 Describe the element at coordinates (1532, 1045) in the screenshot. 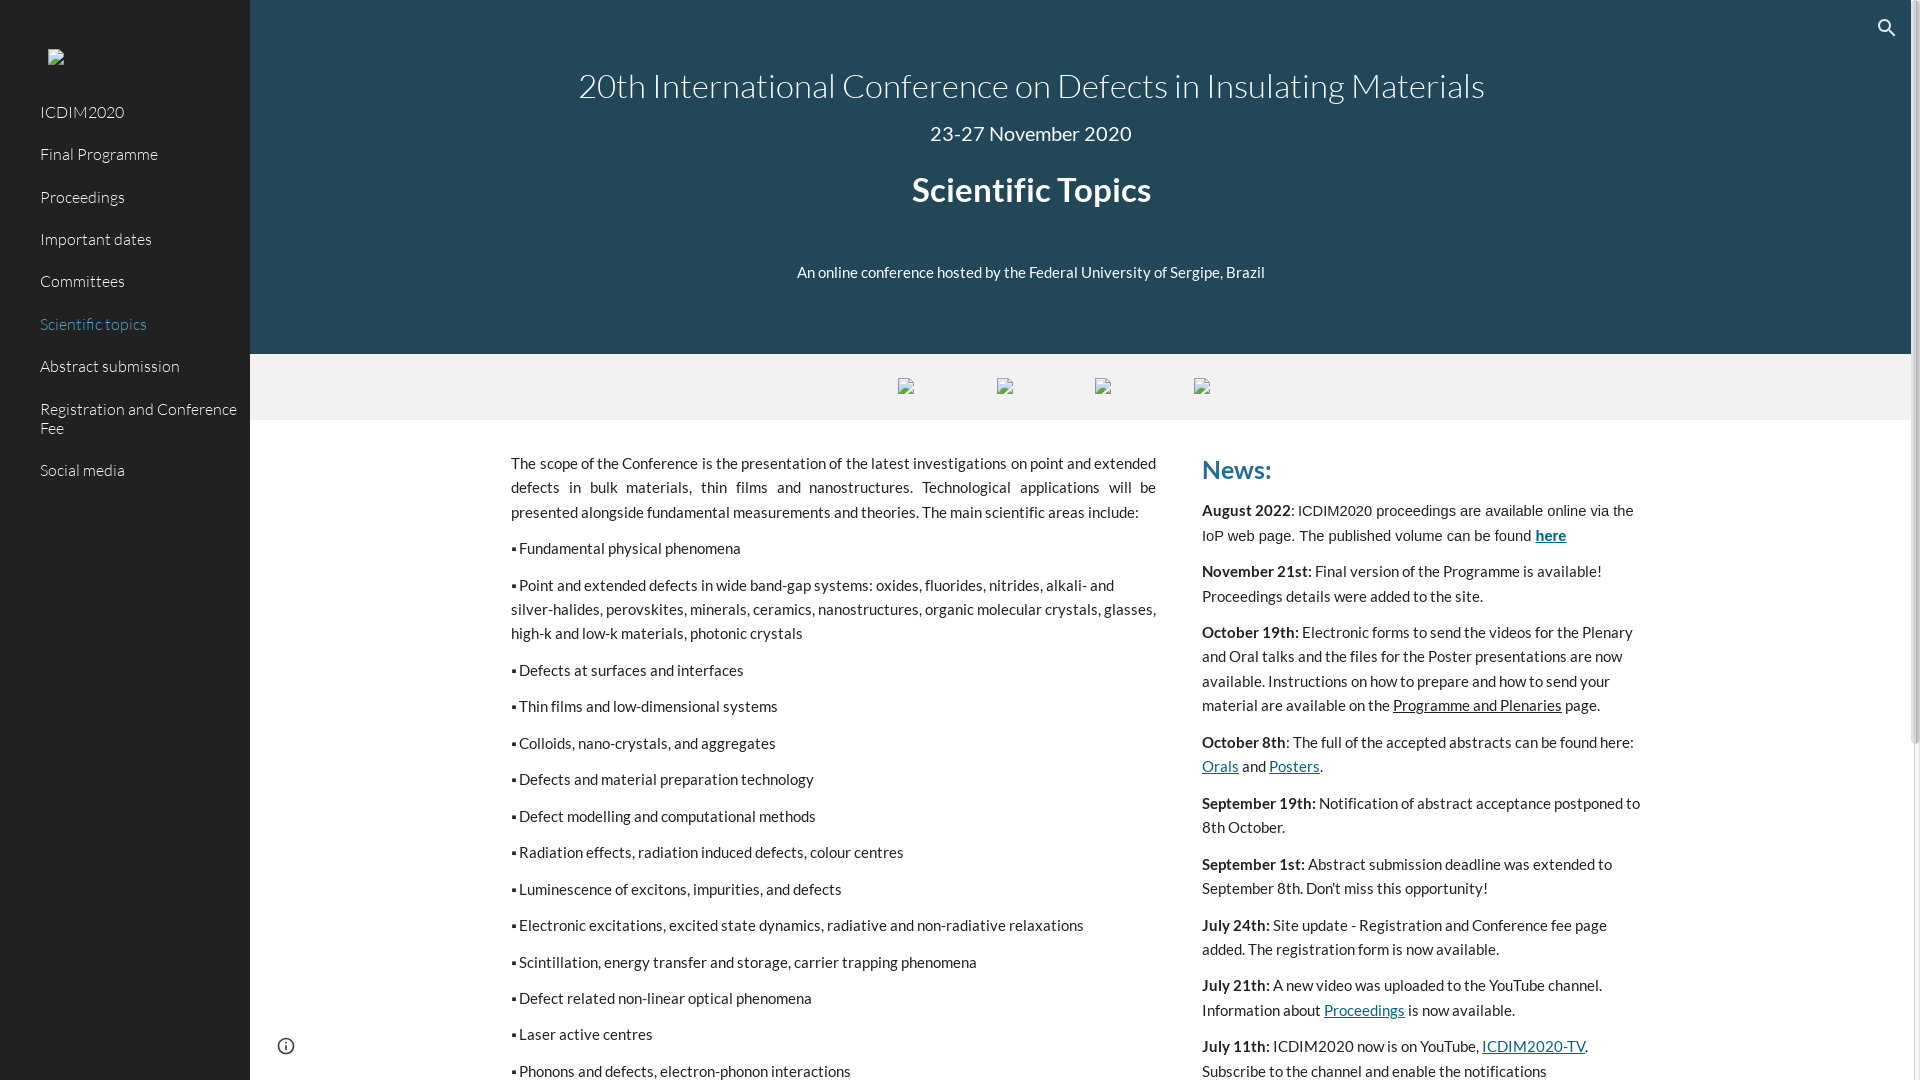

I see `'ICDIM2020-TV'` at that location.